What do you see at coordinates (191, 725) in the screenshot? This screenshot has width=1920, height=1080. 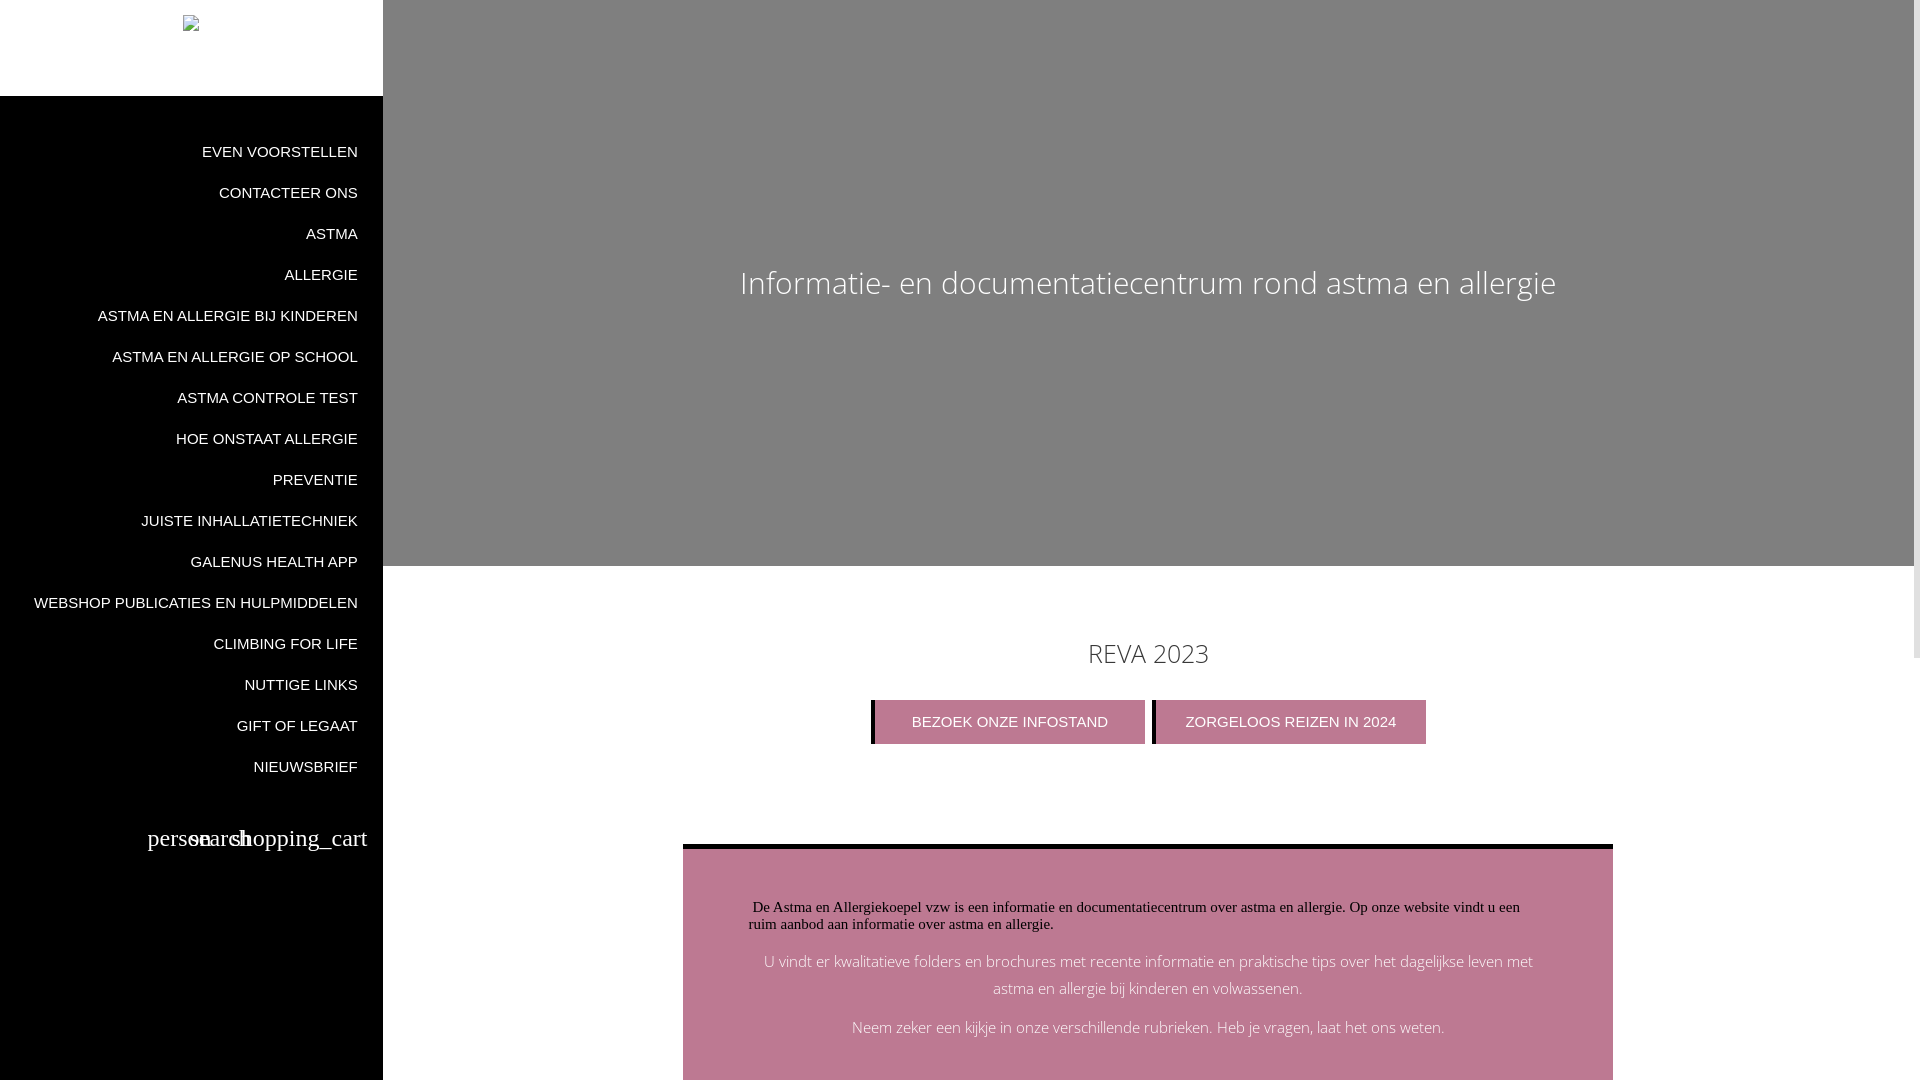 I see `'GIFT OF LEGAAT'` at bounding box center [191, 725].